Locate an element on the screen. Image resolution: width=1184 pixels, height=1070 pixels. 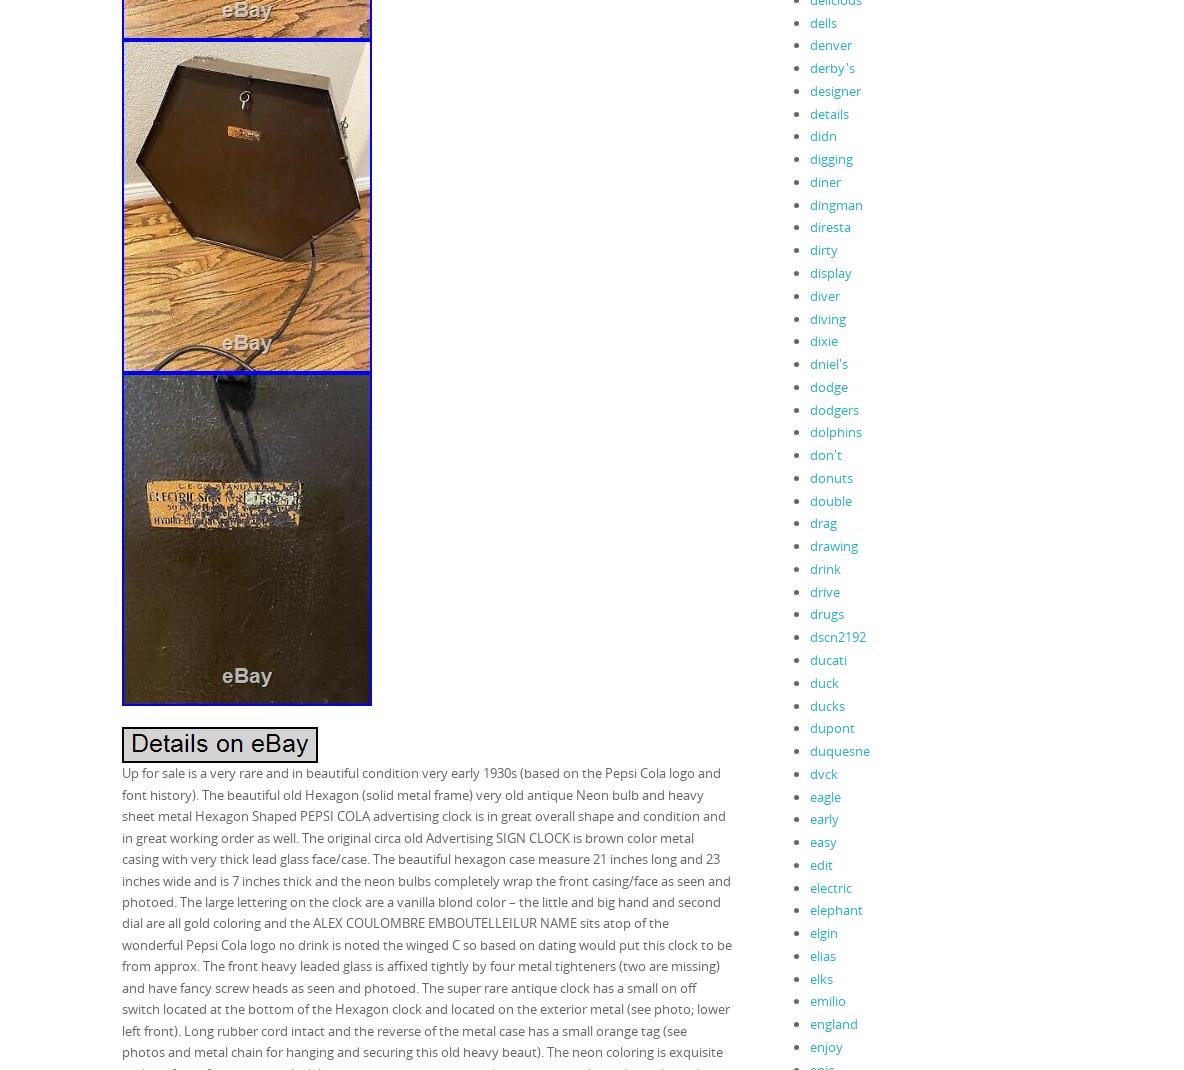
'elephant' is located at coordinates (835, 909).